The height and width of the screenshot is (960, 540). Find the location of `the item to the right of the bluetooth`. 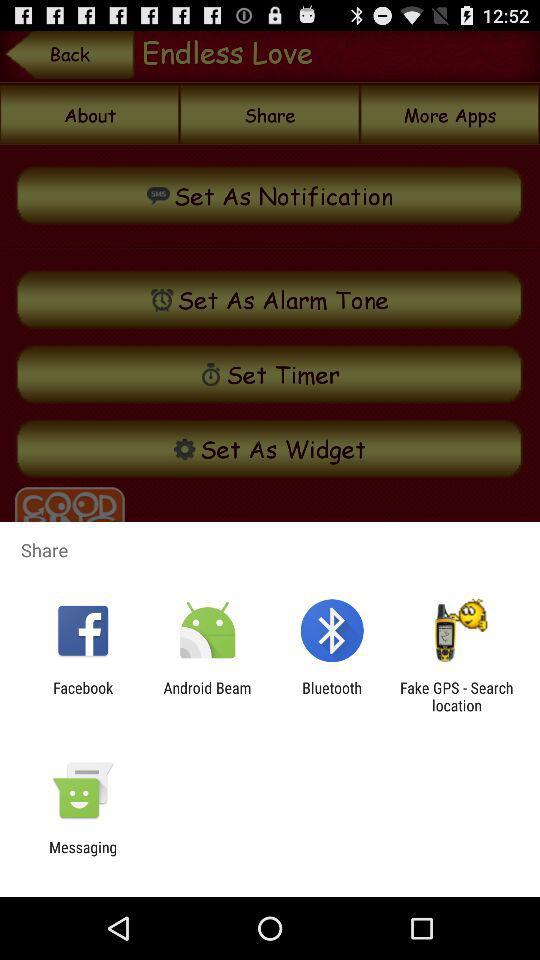

the item to the right of the bluetooth is located at coordinates (456, 696).